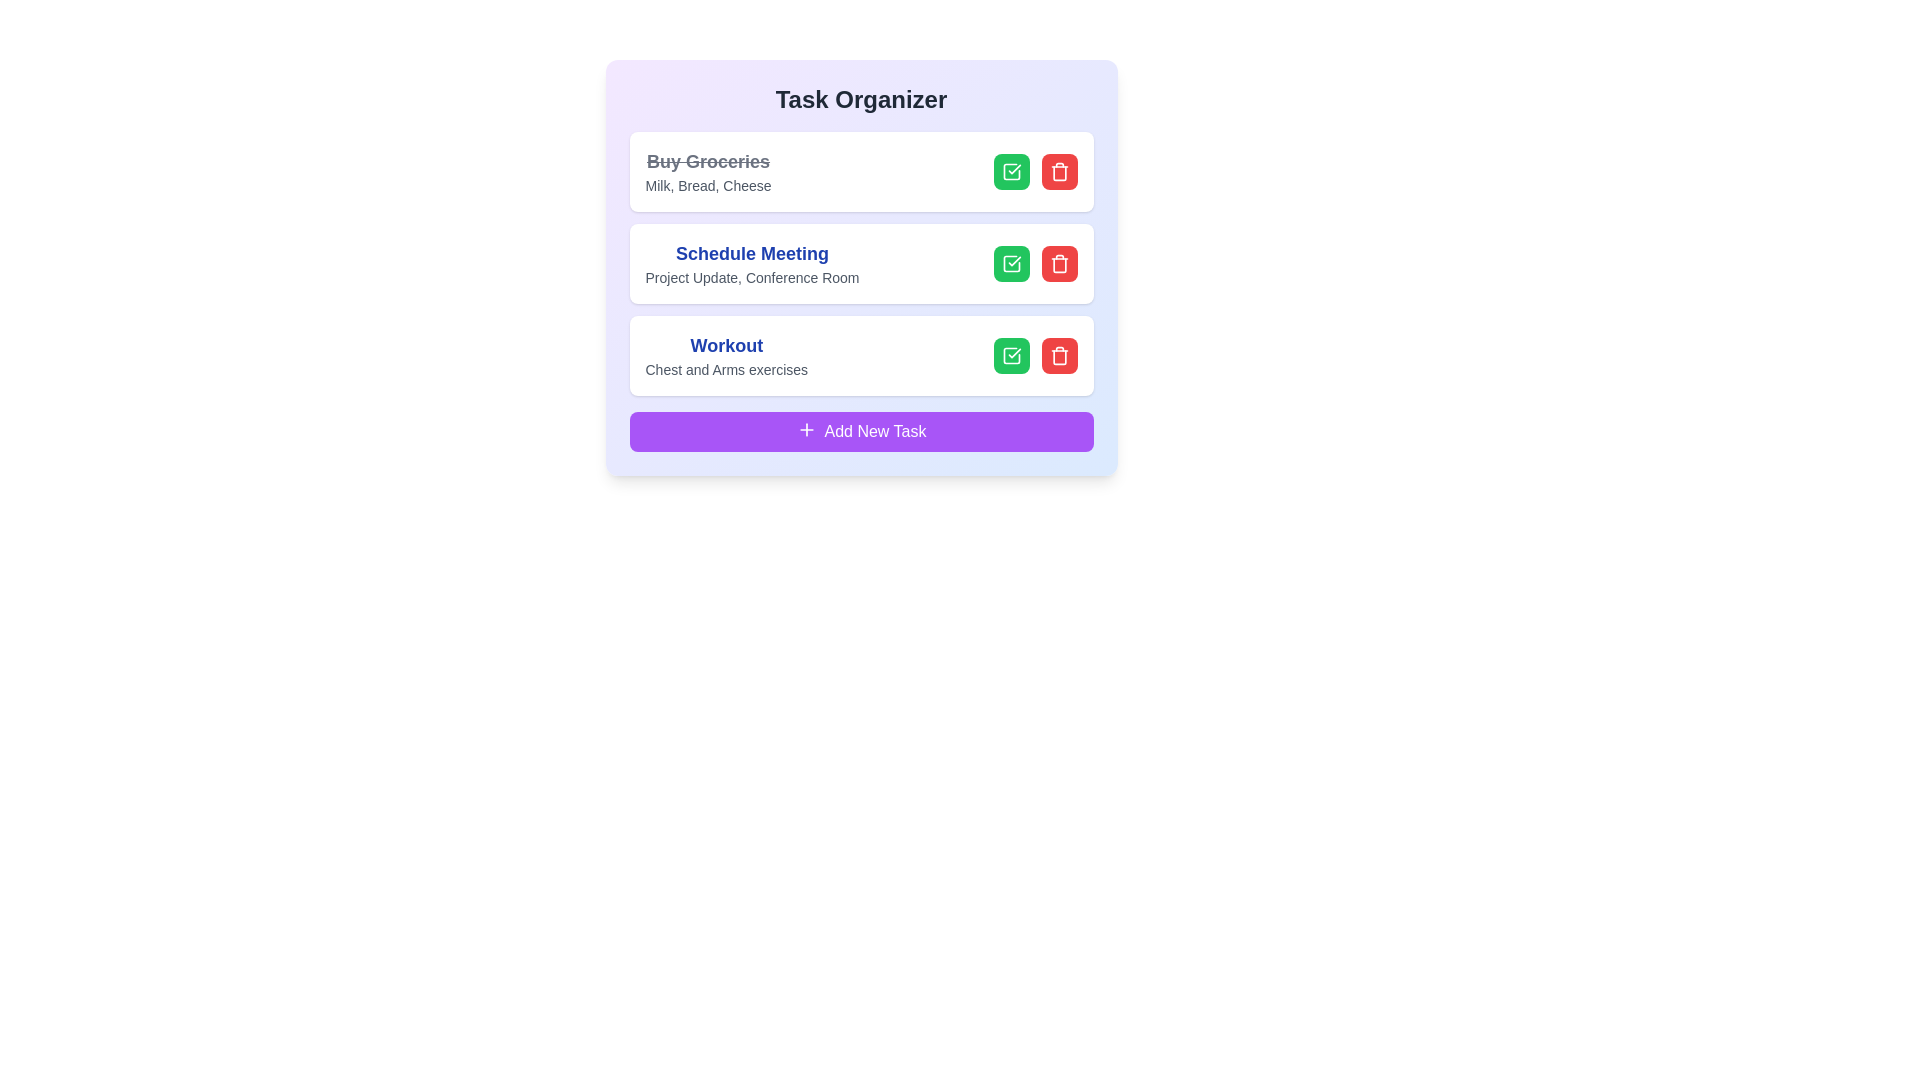 The height and width of the screenshot is (1080, 1920). I want to click on the delete button for the task named Workout, so click(1058, 354).